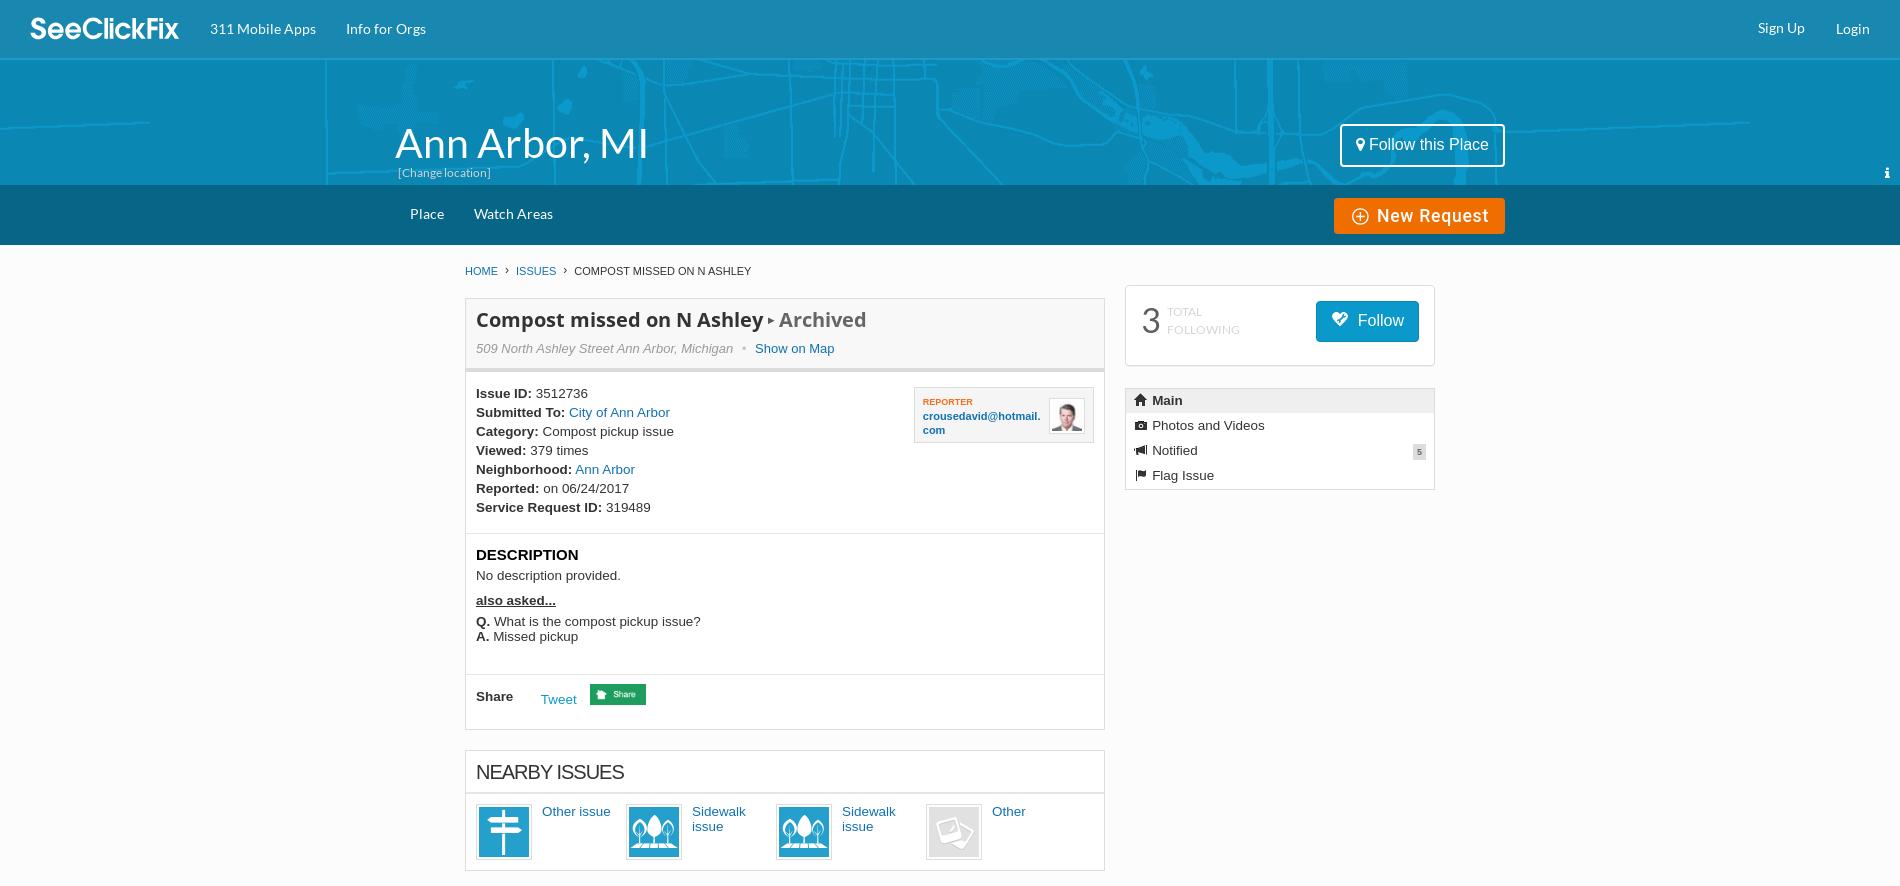  Describe the element at coordinates (475, 469) in the screenshot. I see `'Neighborhood:'` at that location.